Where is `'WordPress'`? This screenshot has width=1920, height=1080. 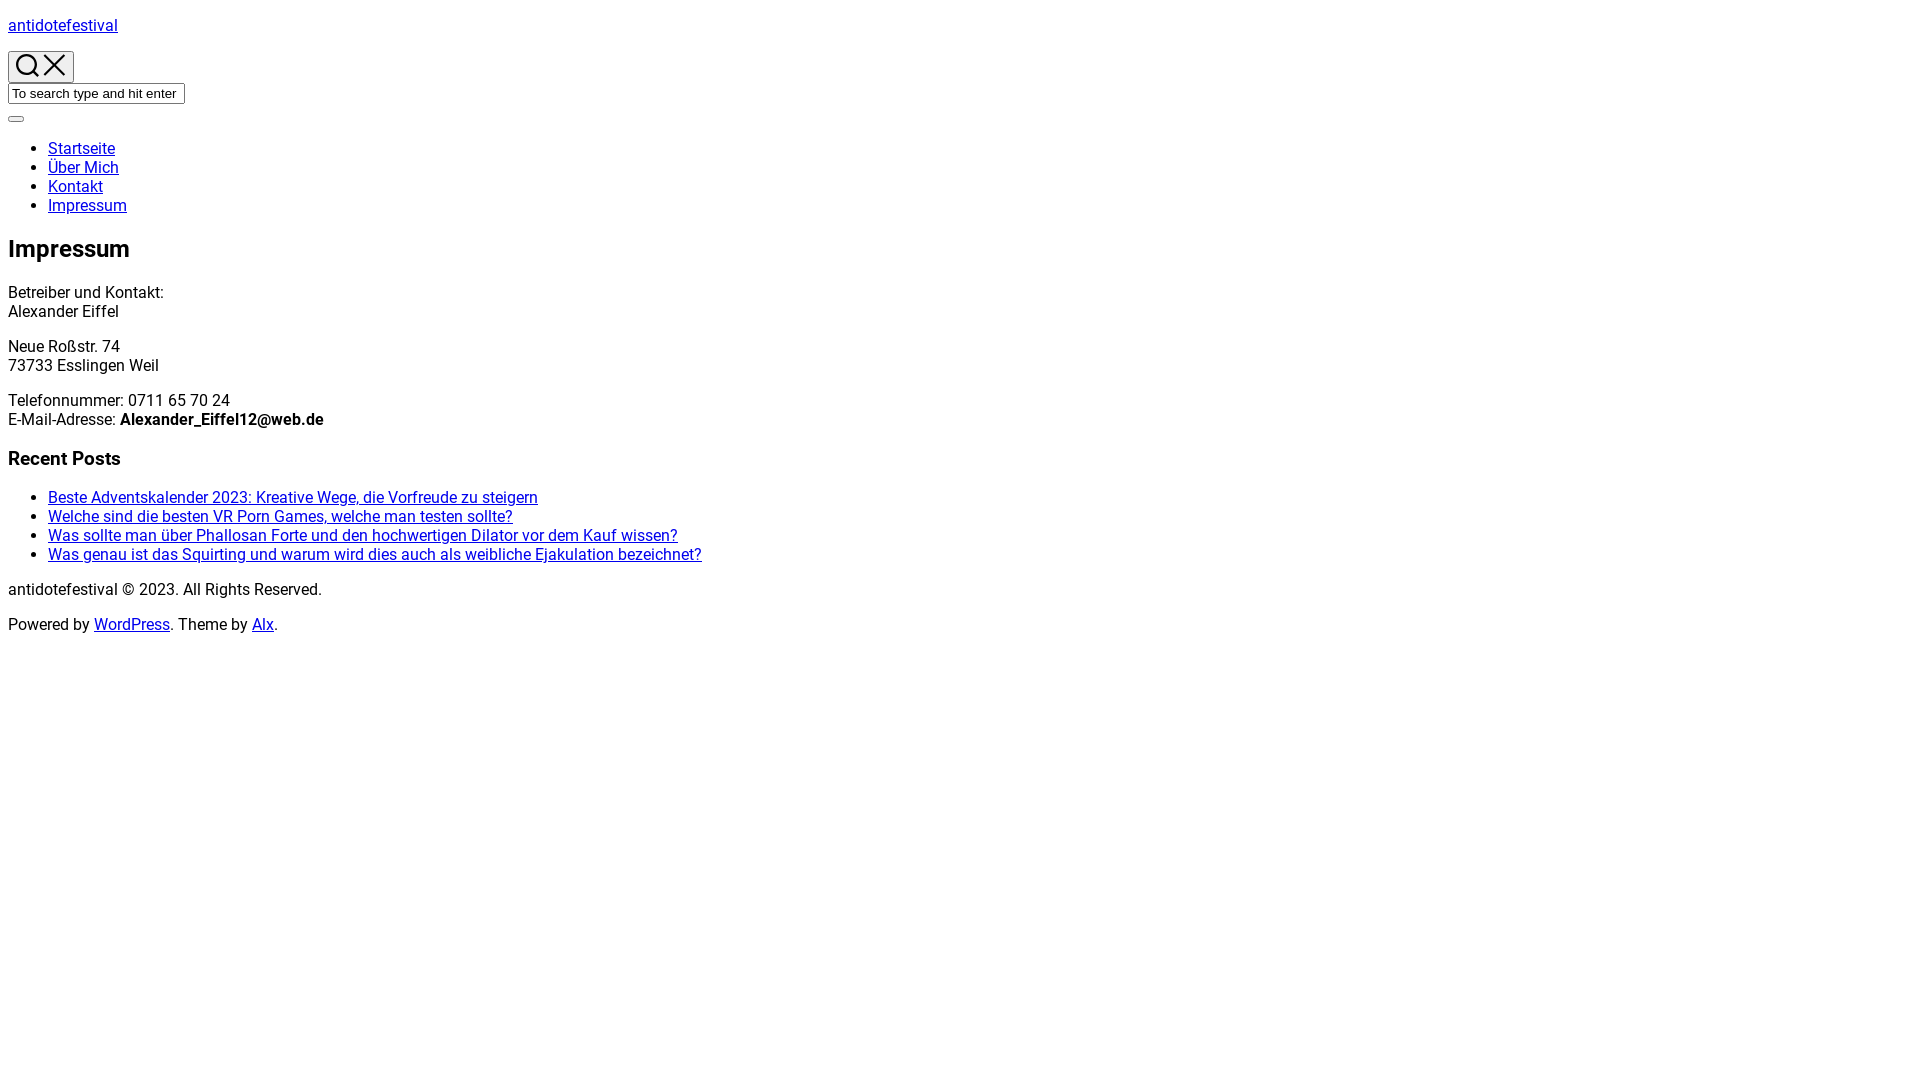
'WordPress' is located at coordinates (131, 623).